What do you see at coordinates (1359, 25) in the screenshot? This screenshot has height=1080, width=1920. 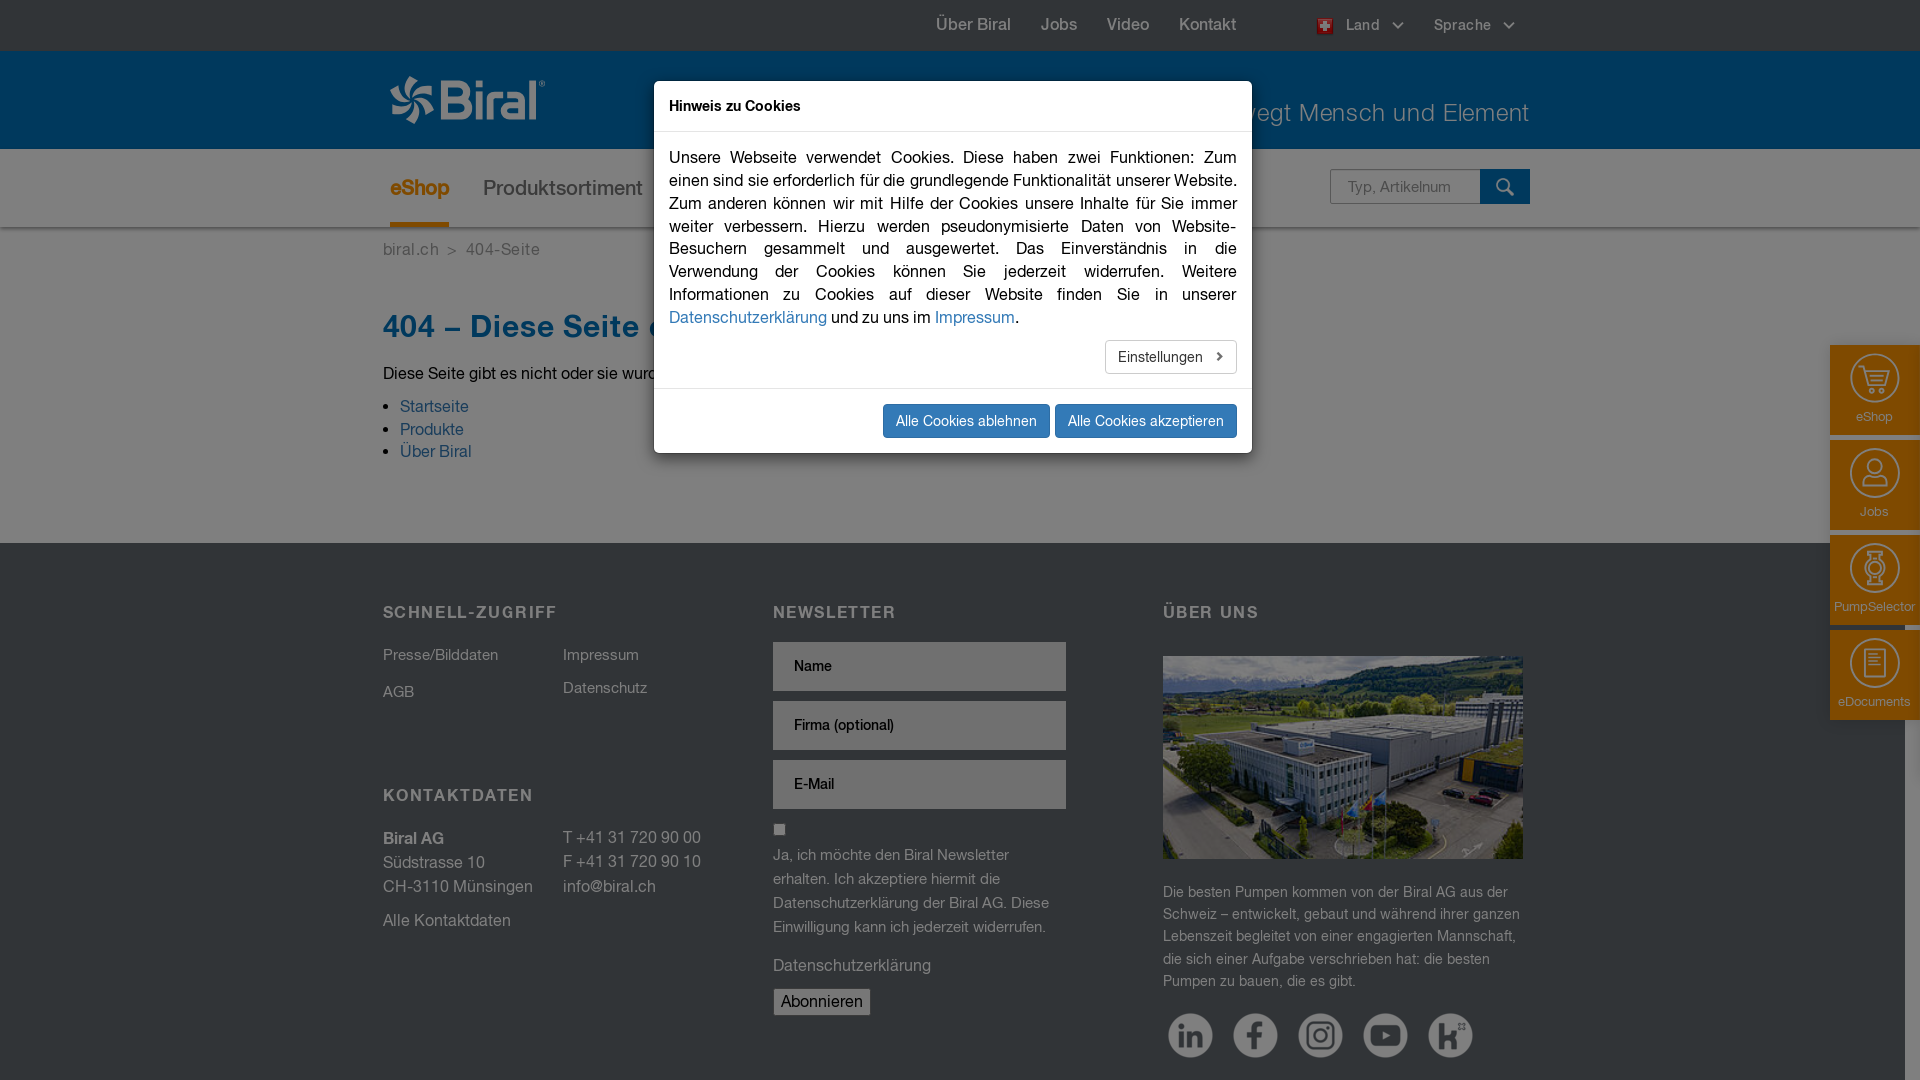 I see `'Land'` at bounding box center [1359, 25].